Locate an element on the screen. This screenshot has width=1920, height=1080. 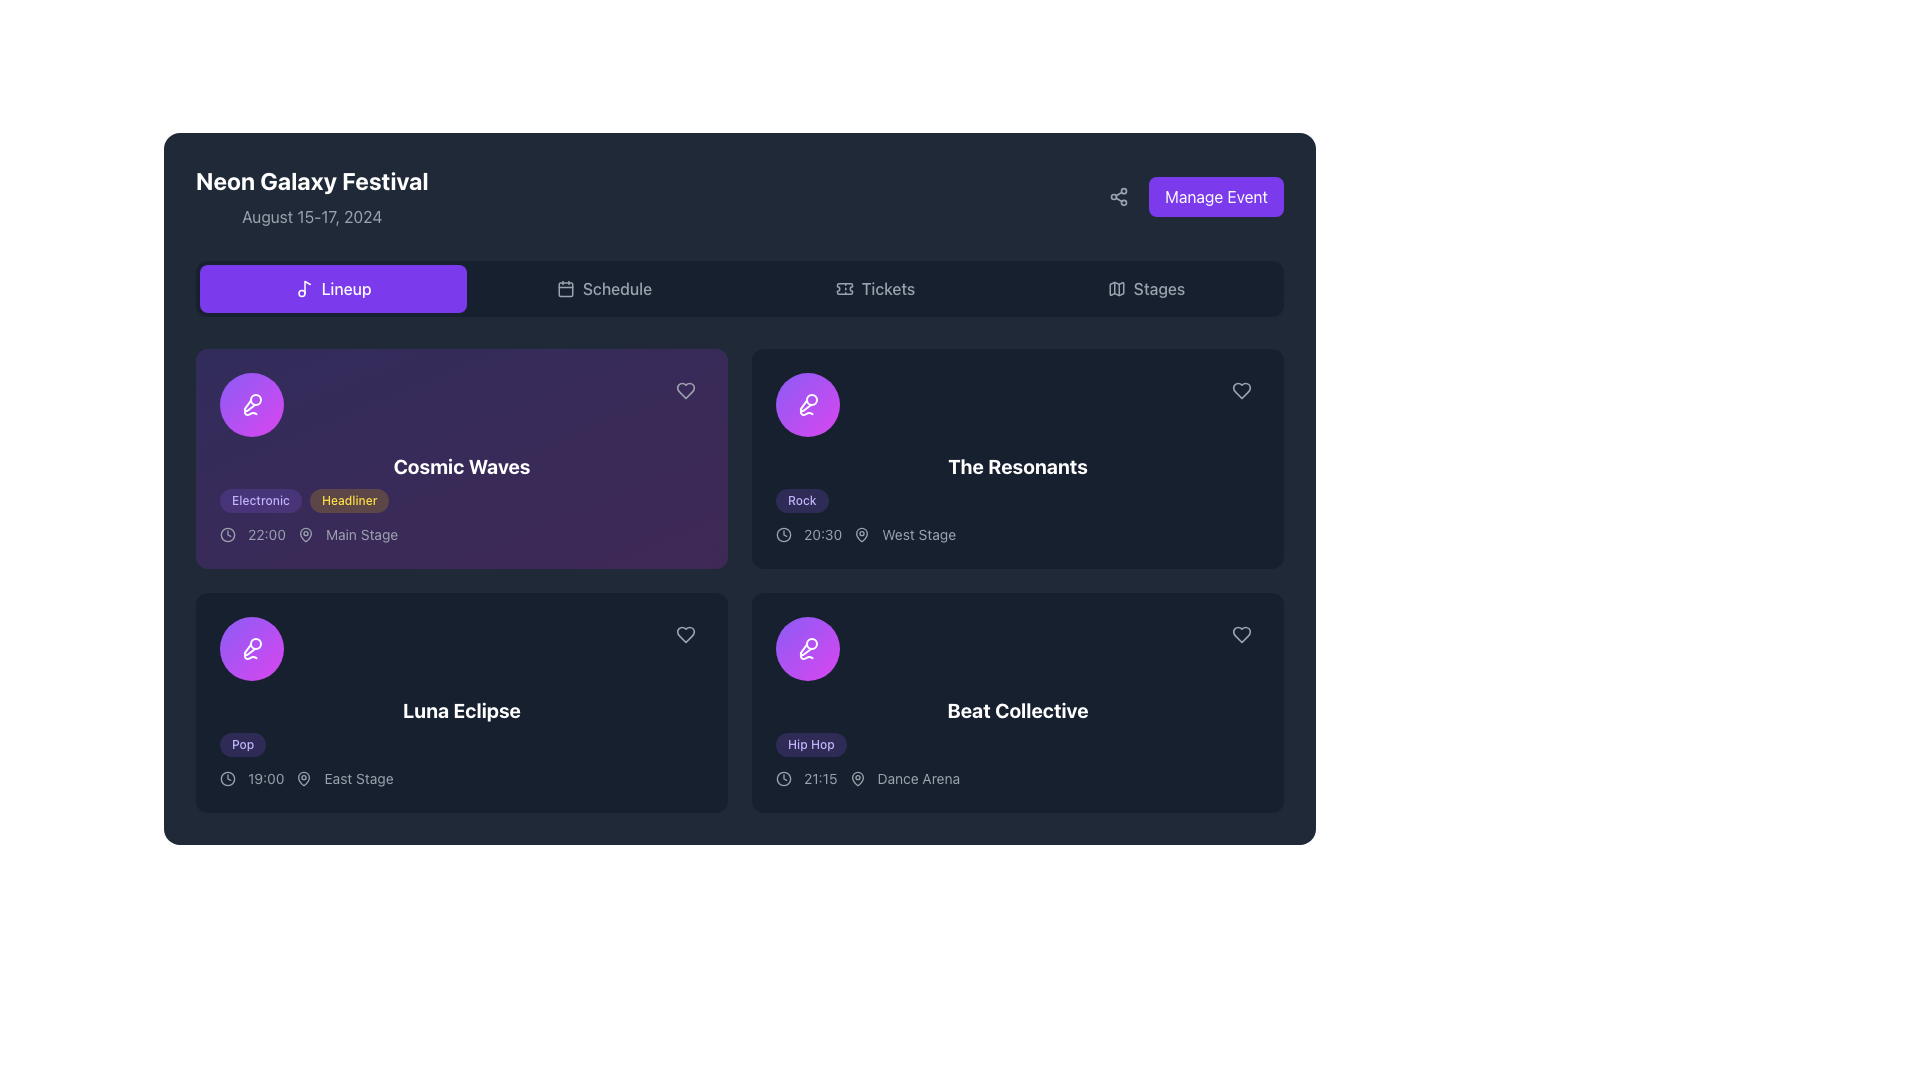
the pin icon located to the left of the 'Main Stage' label under the event information for 'Cosmic Waves' in the lineup section is located at coordinates (304, 534).